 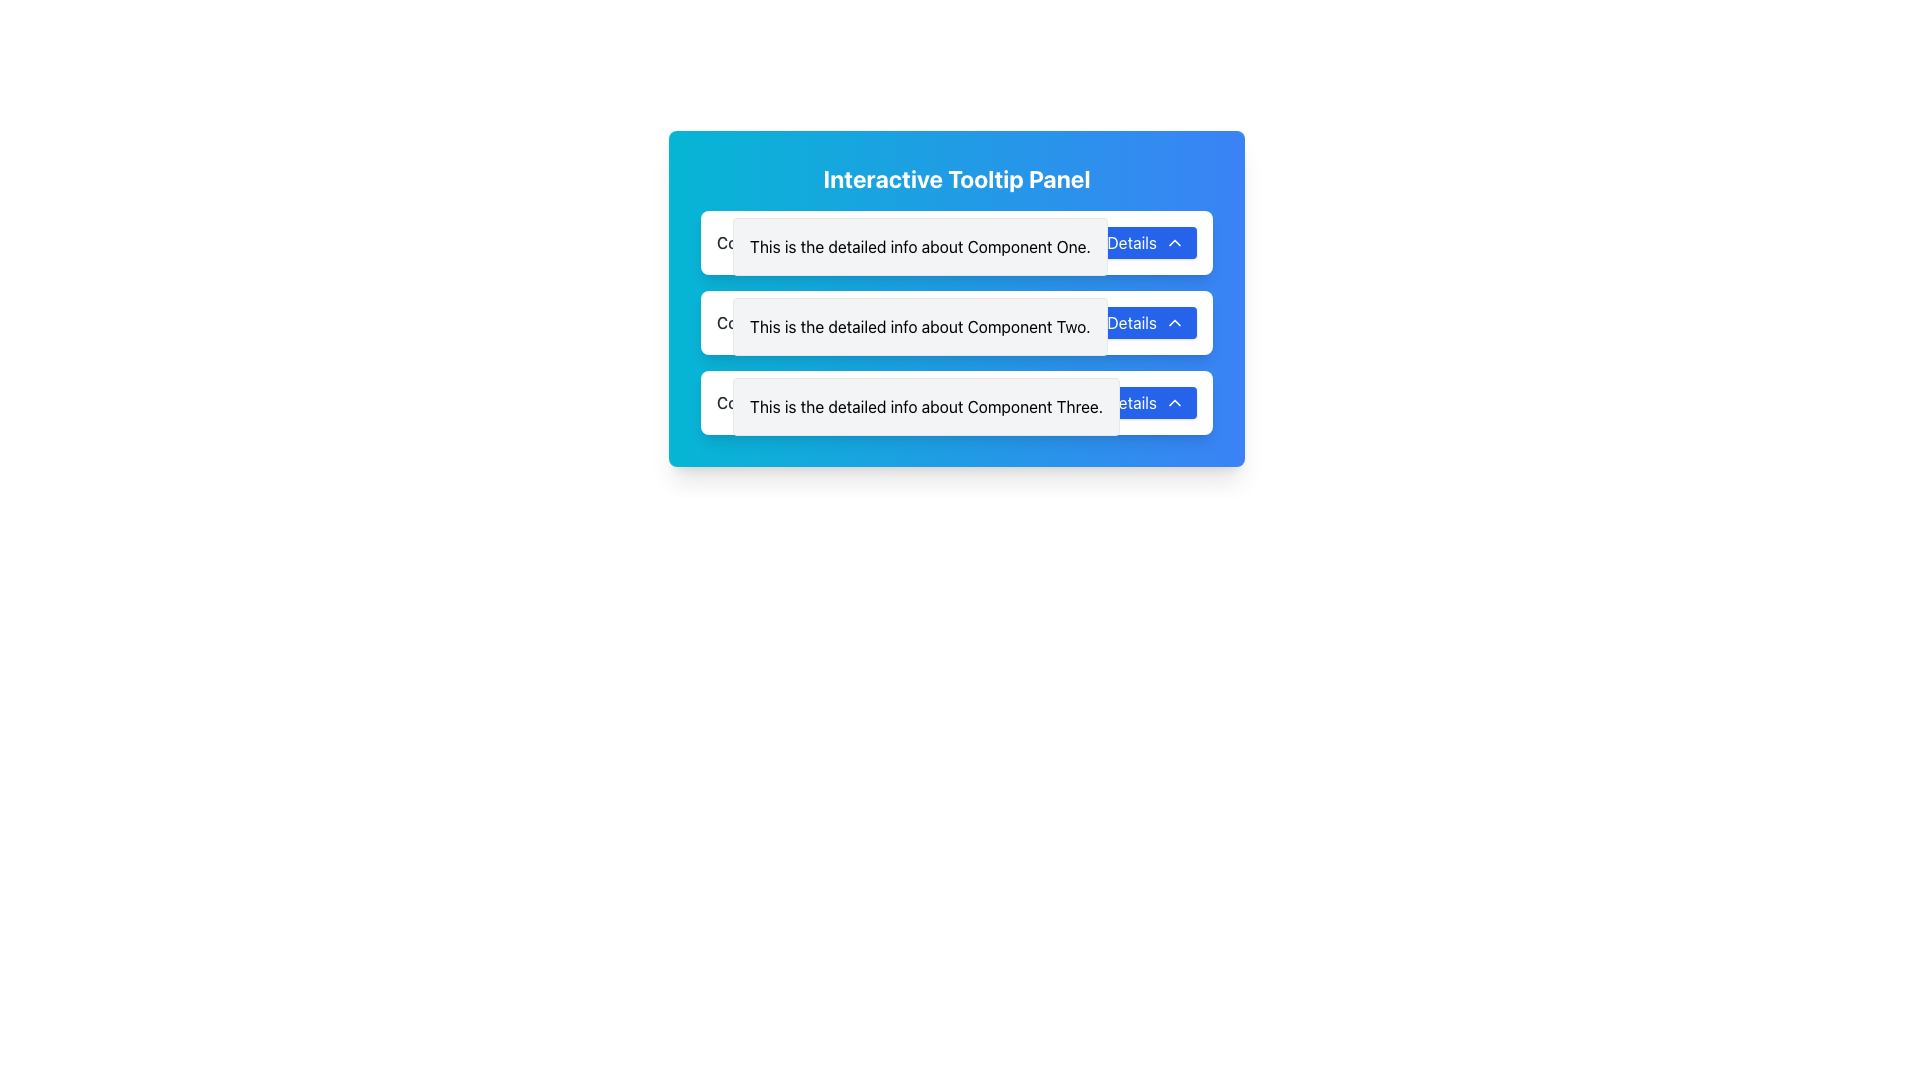 What do you see at coordinates (955, 177) in the screenshot?
I see `text content of the title element located at the top of the interactive tooltip panel, which serves as a header for the information below` at bounding box center [955, 177].